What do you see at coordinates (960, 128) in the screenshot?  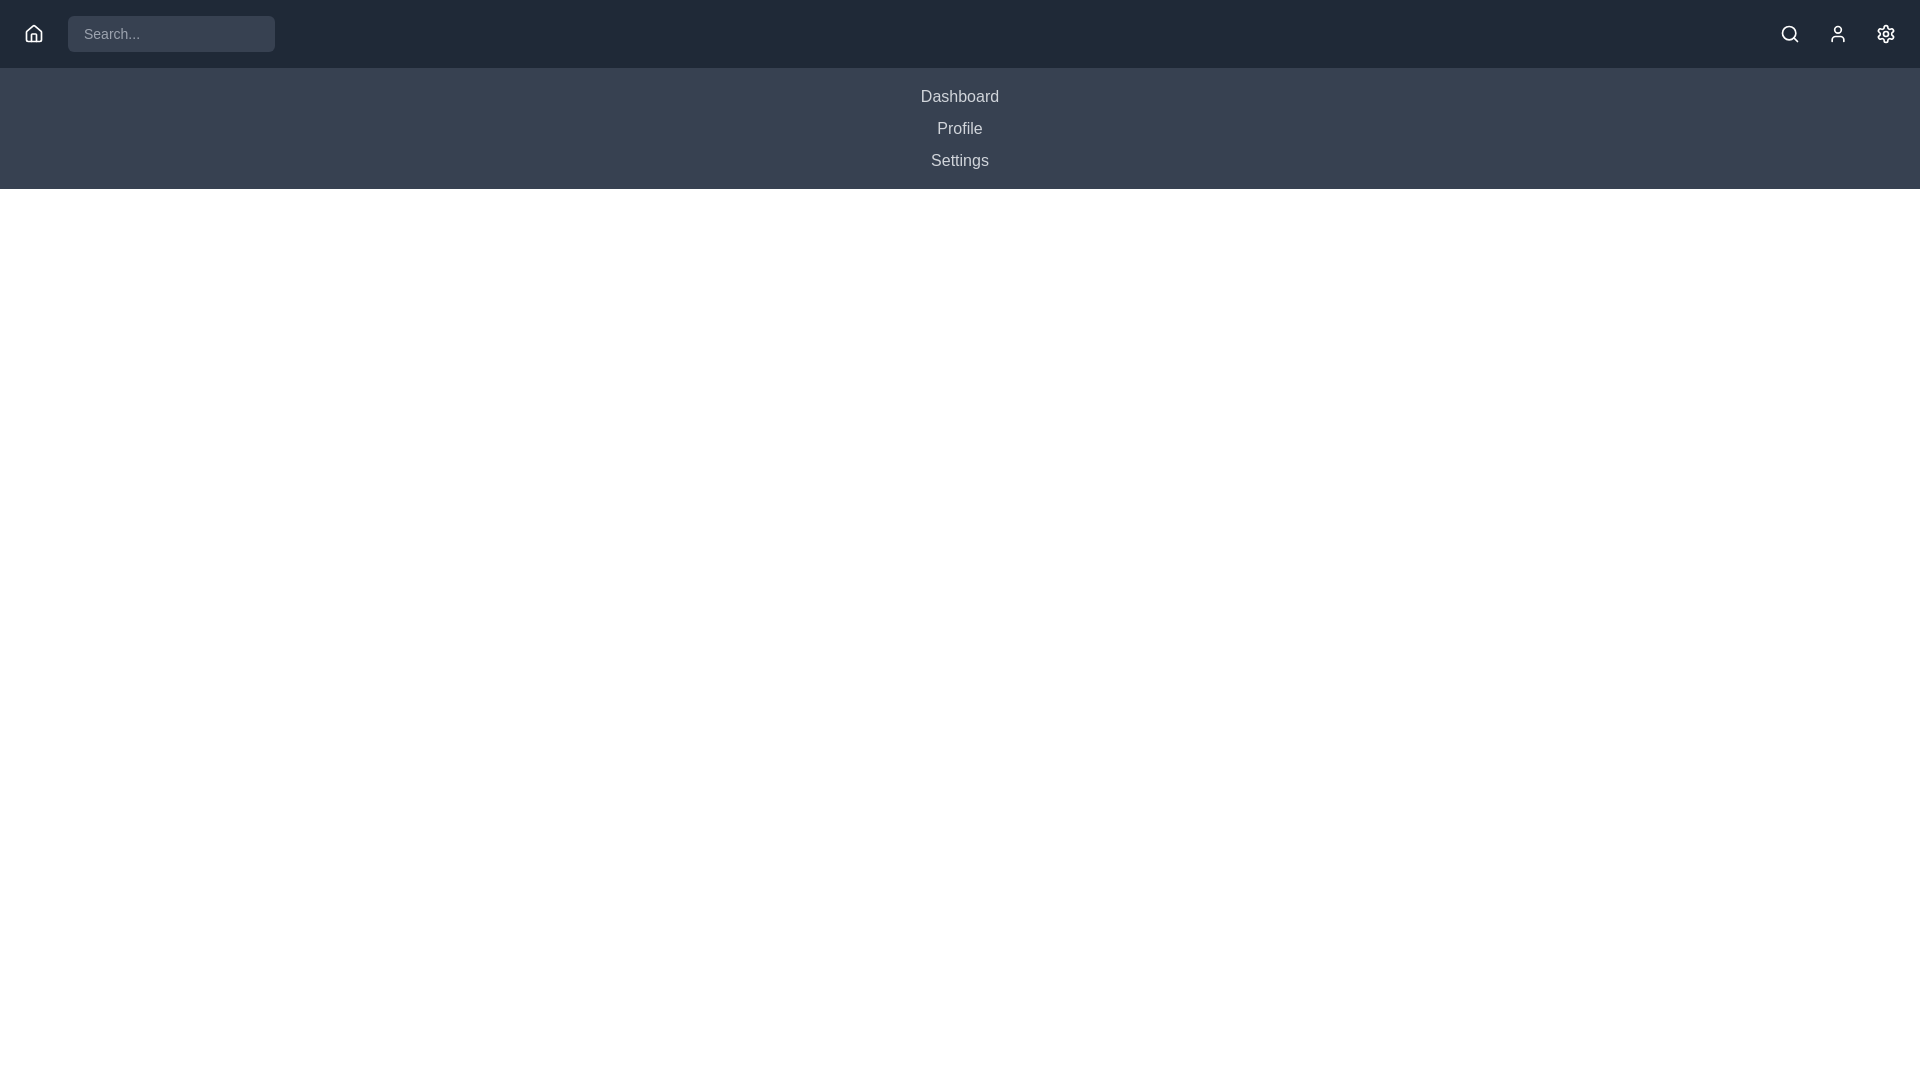 I see `the vertical list navigation/menu component located centrally below the search and navigation bar` at bounding box center [960, 128].